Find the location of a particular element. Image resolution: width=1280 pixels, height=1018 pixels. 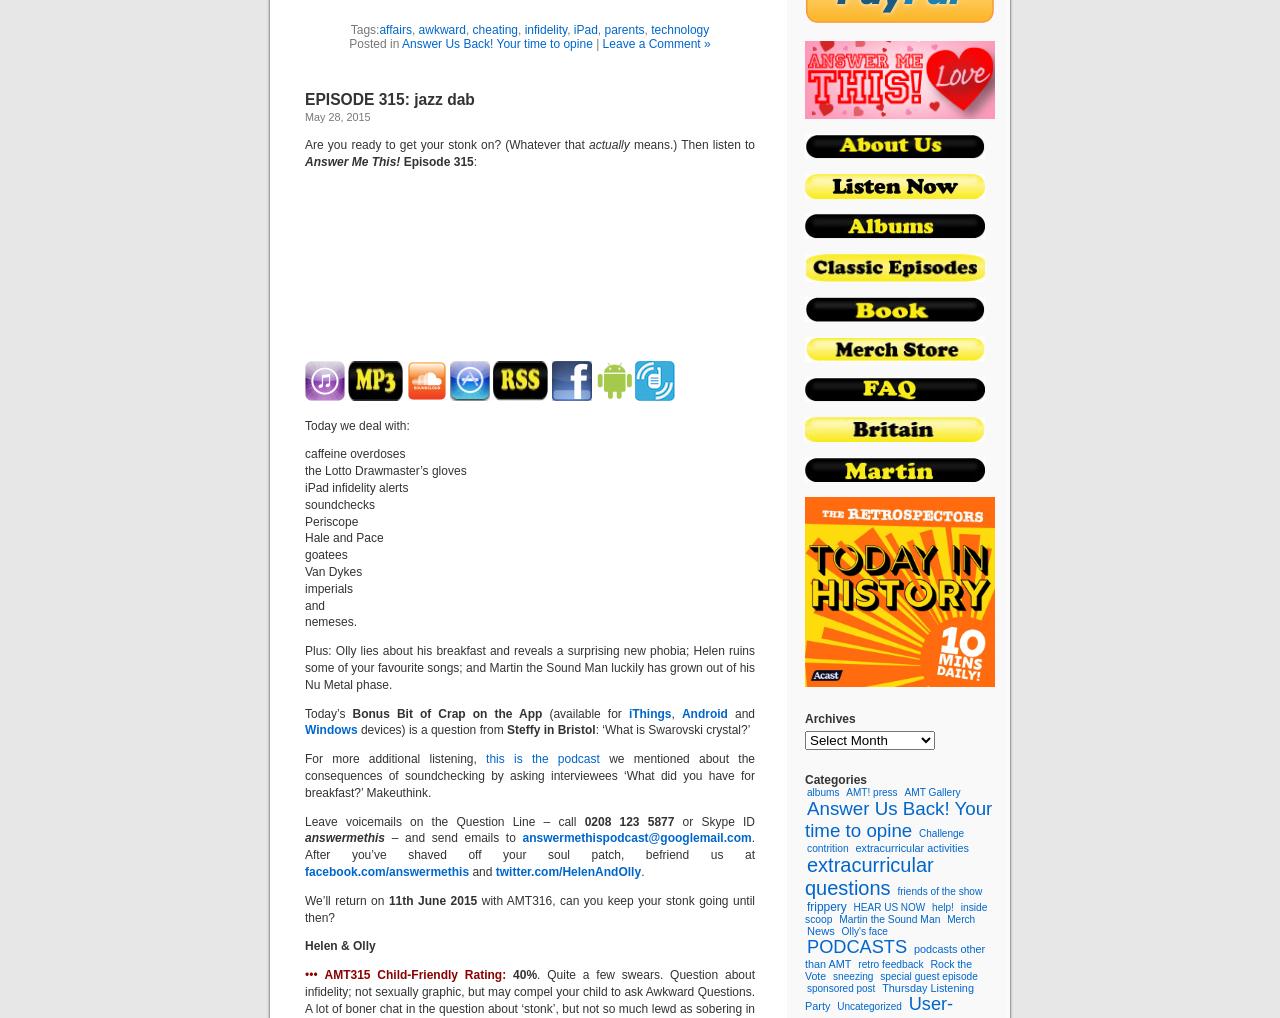

'extracurricular activities' is located at coordinates (910, 845).